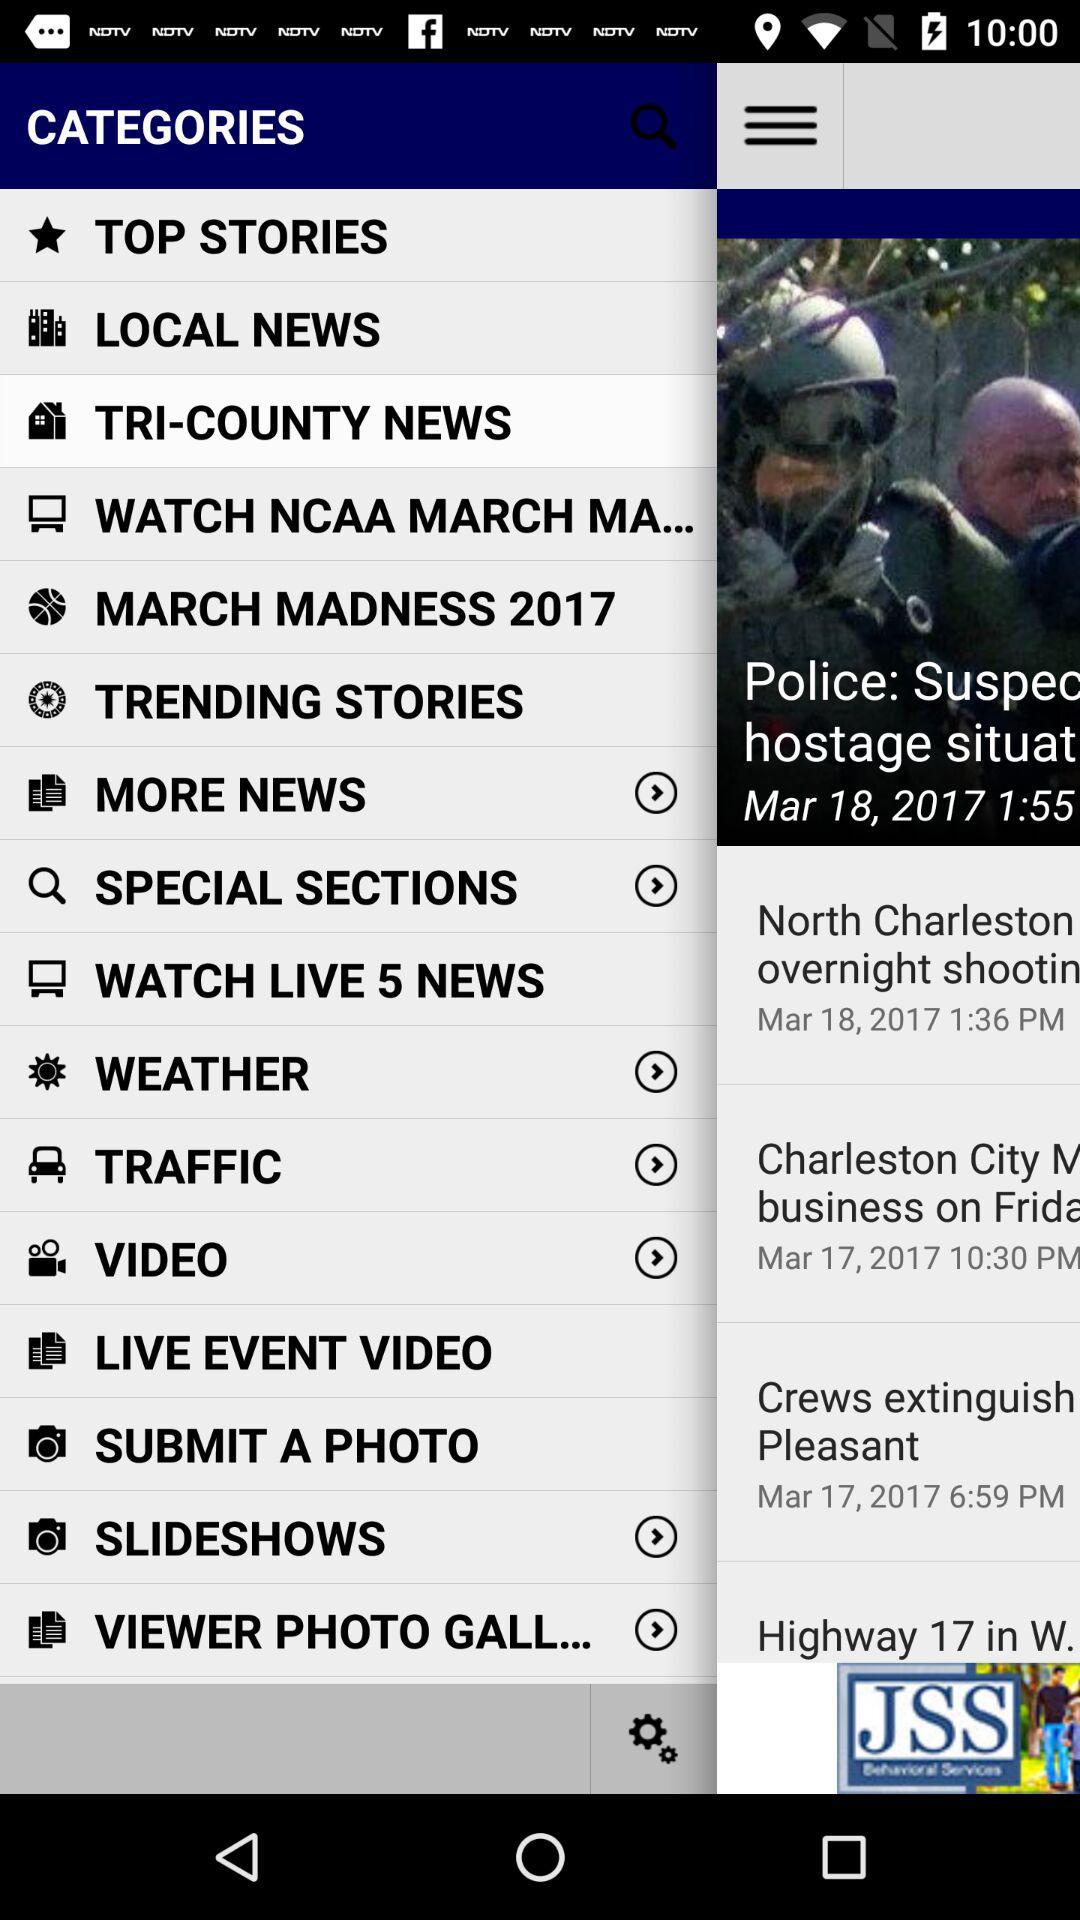 The image size is (1080, 1920). What do you see at coordinates (897, 1322) in the screenshot?
I see `the icon next to live event video item` at bounding box center [897, 1322].